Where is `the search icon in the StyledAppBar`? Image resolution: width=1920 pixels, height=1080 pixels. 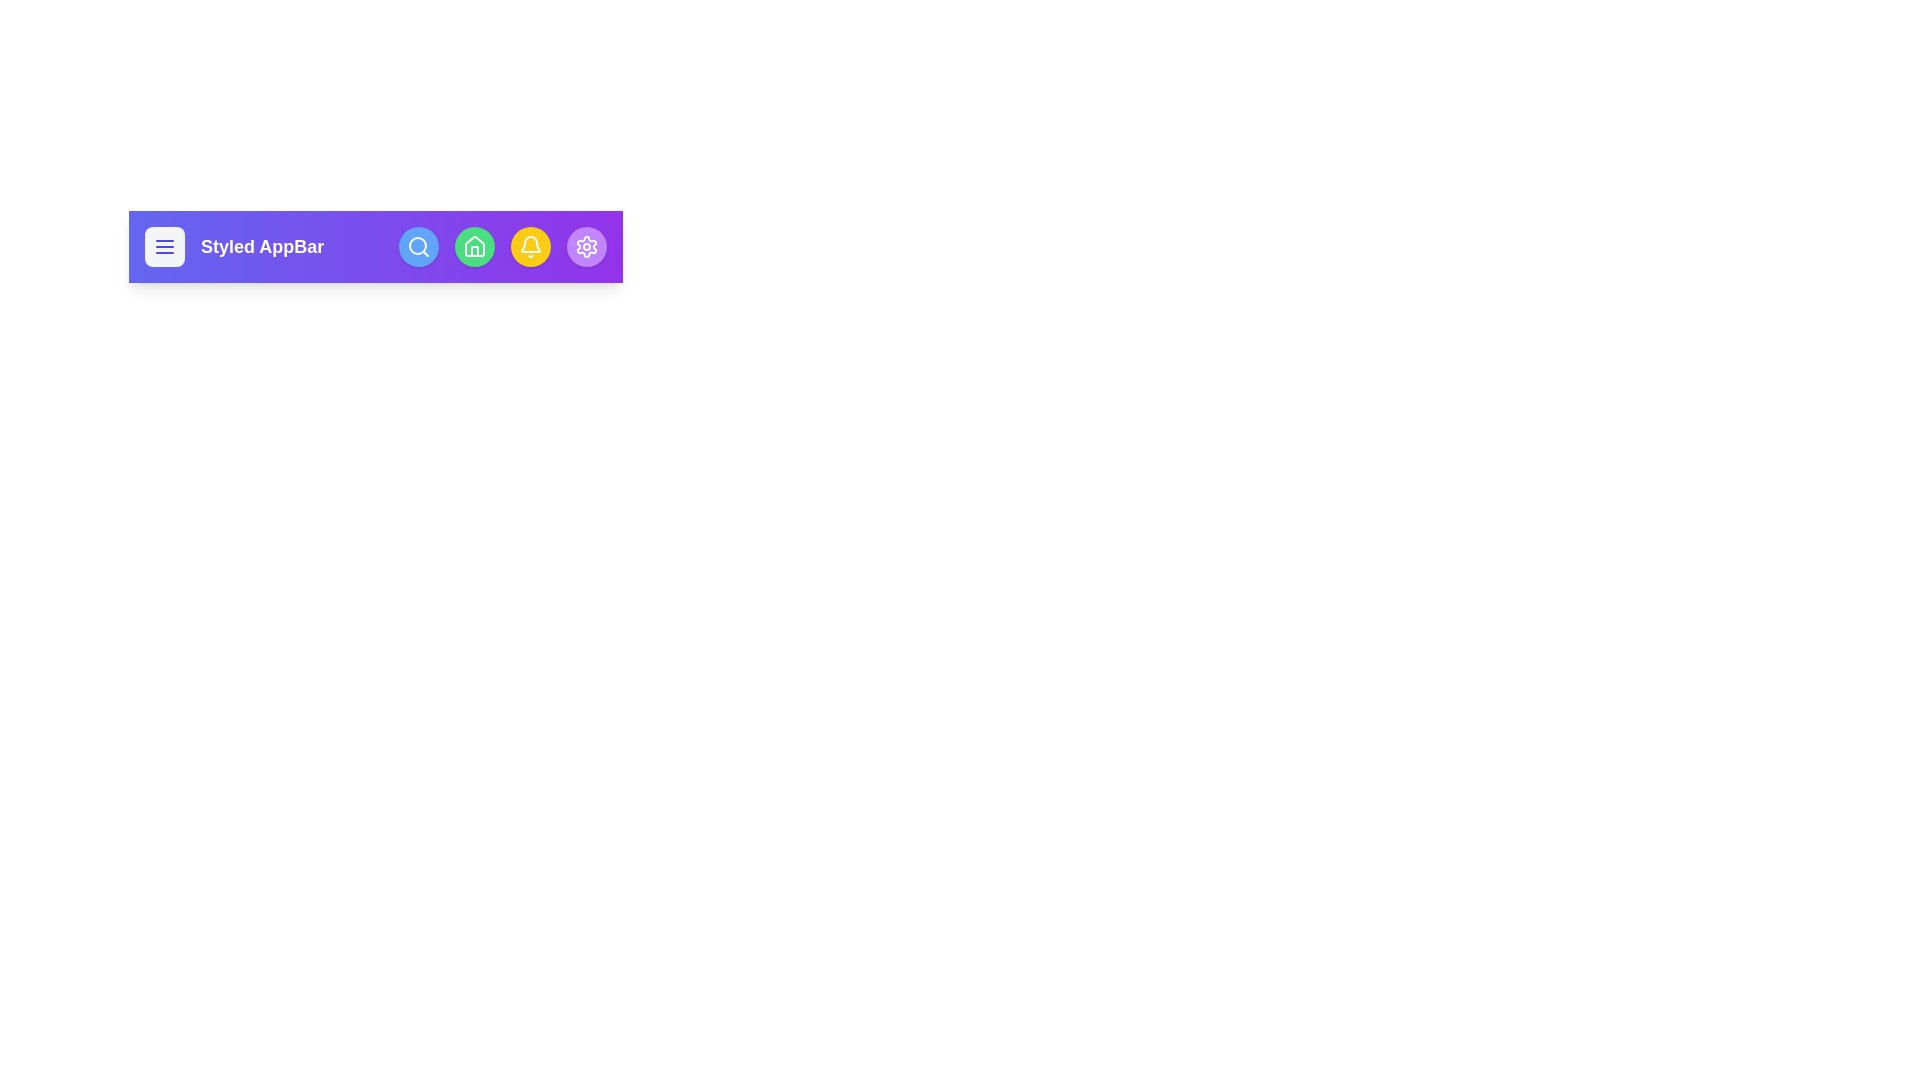
the search icon in the StyledAppBar is located at coordinates (417, 245).